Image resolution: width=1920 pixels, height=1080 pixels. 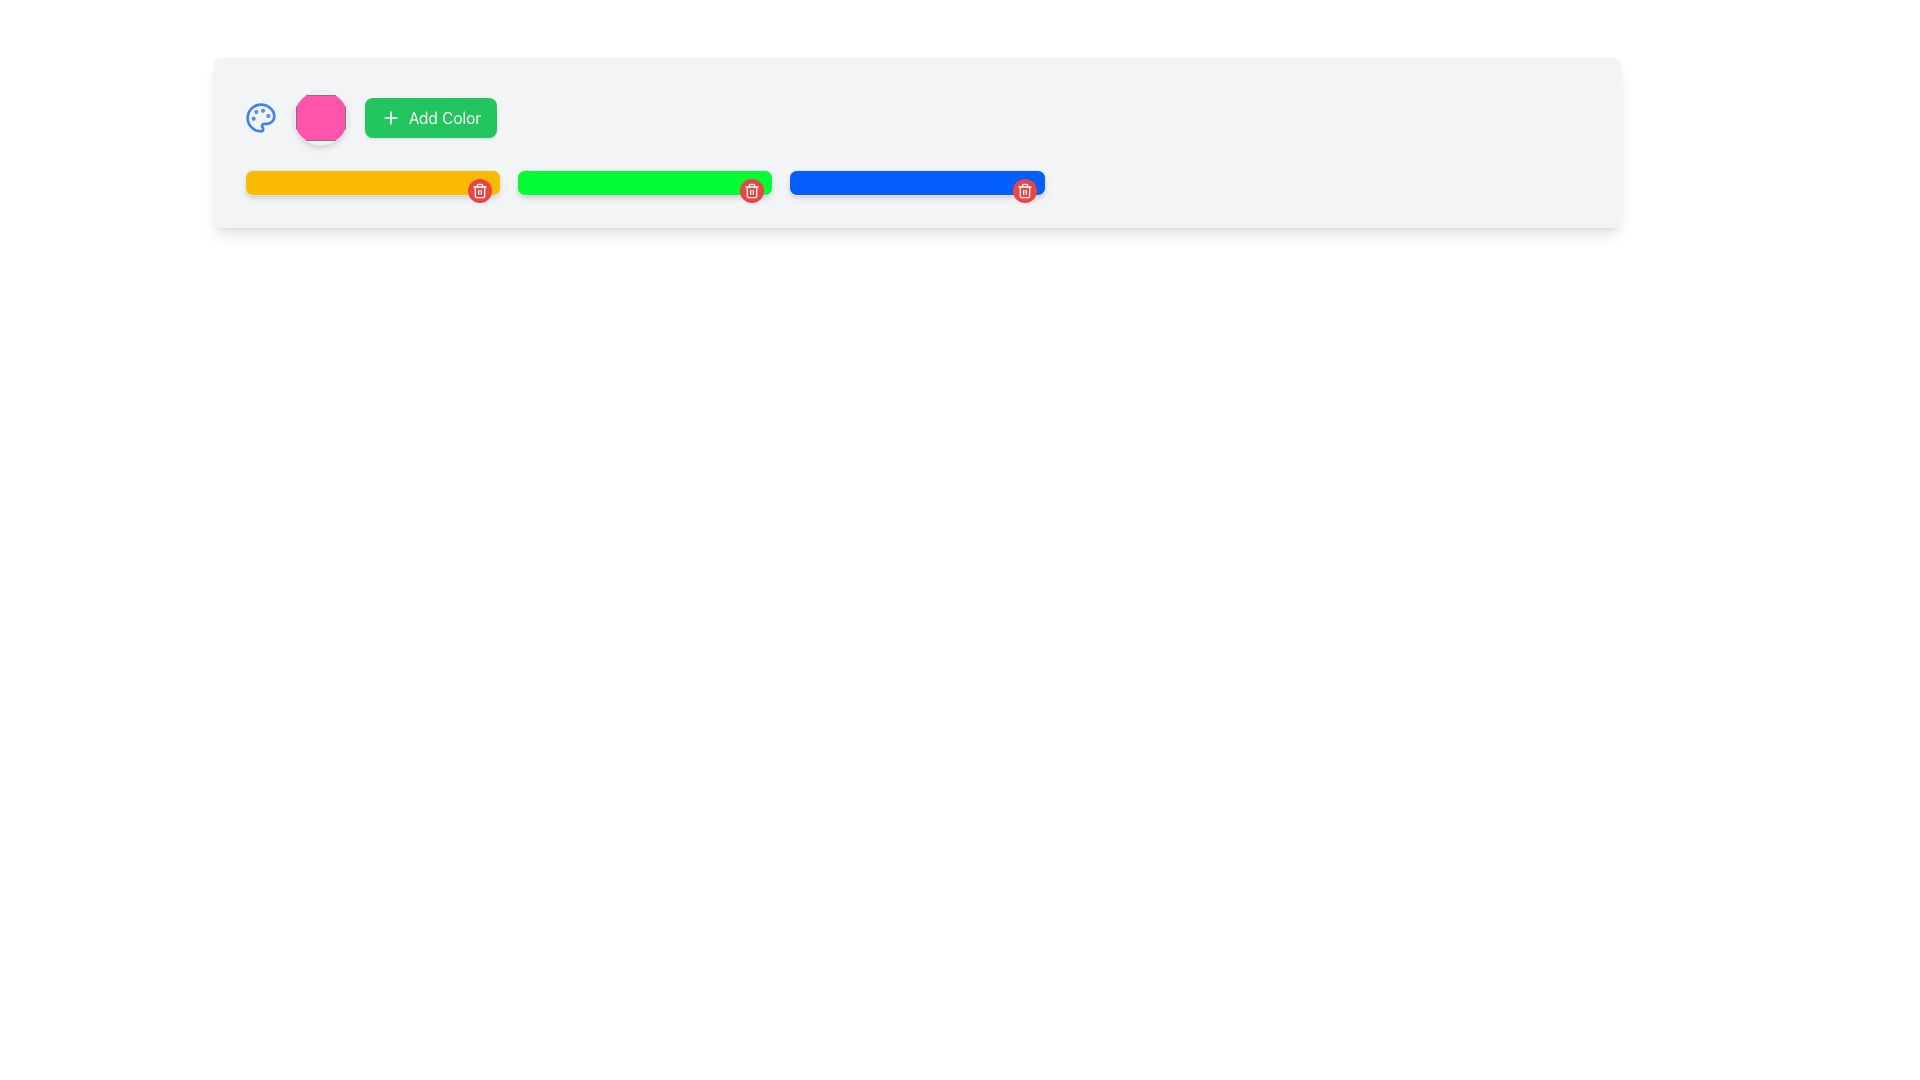 I want to click on the trash bin icon button with a bright red background, so click(x=1024, y=191).